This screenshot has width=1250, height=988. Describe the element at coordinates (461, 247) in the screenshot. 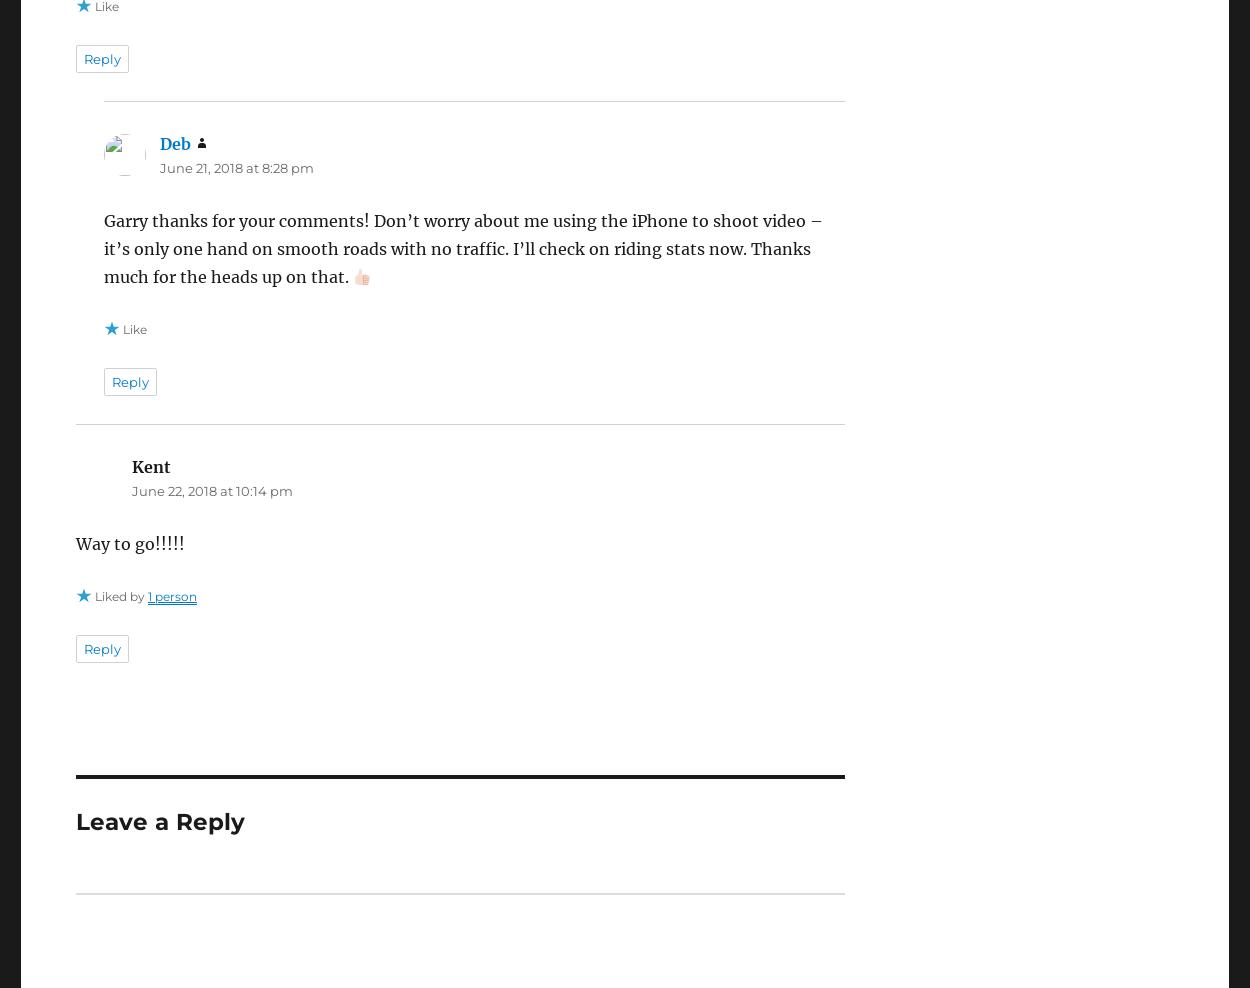

I see `'Garry thanks for your comments!  Don’t worry about me using the iPhone to shoot video – it’s only one hand on smooth roads with no traffic. I’ll check on riding stats now. Thanks much for the heads up on that.'` at that location.